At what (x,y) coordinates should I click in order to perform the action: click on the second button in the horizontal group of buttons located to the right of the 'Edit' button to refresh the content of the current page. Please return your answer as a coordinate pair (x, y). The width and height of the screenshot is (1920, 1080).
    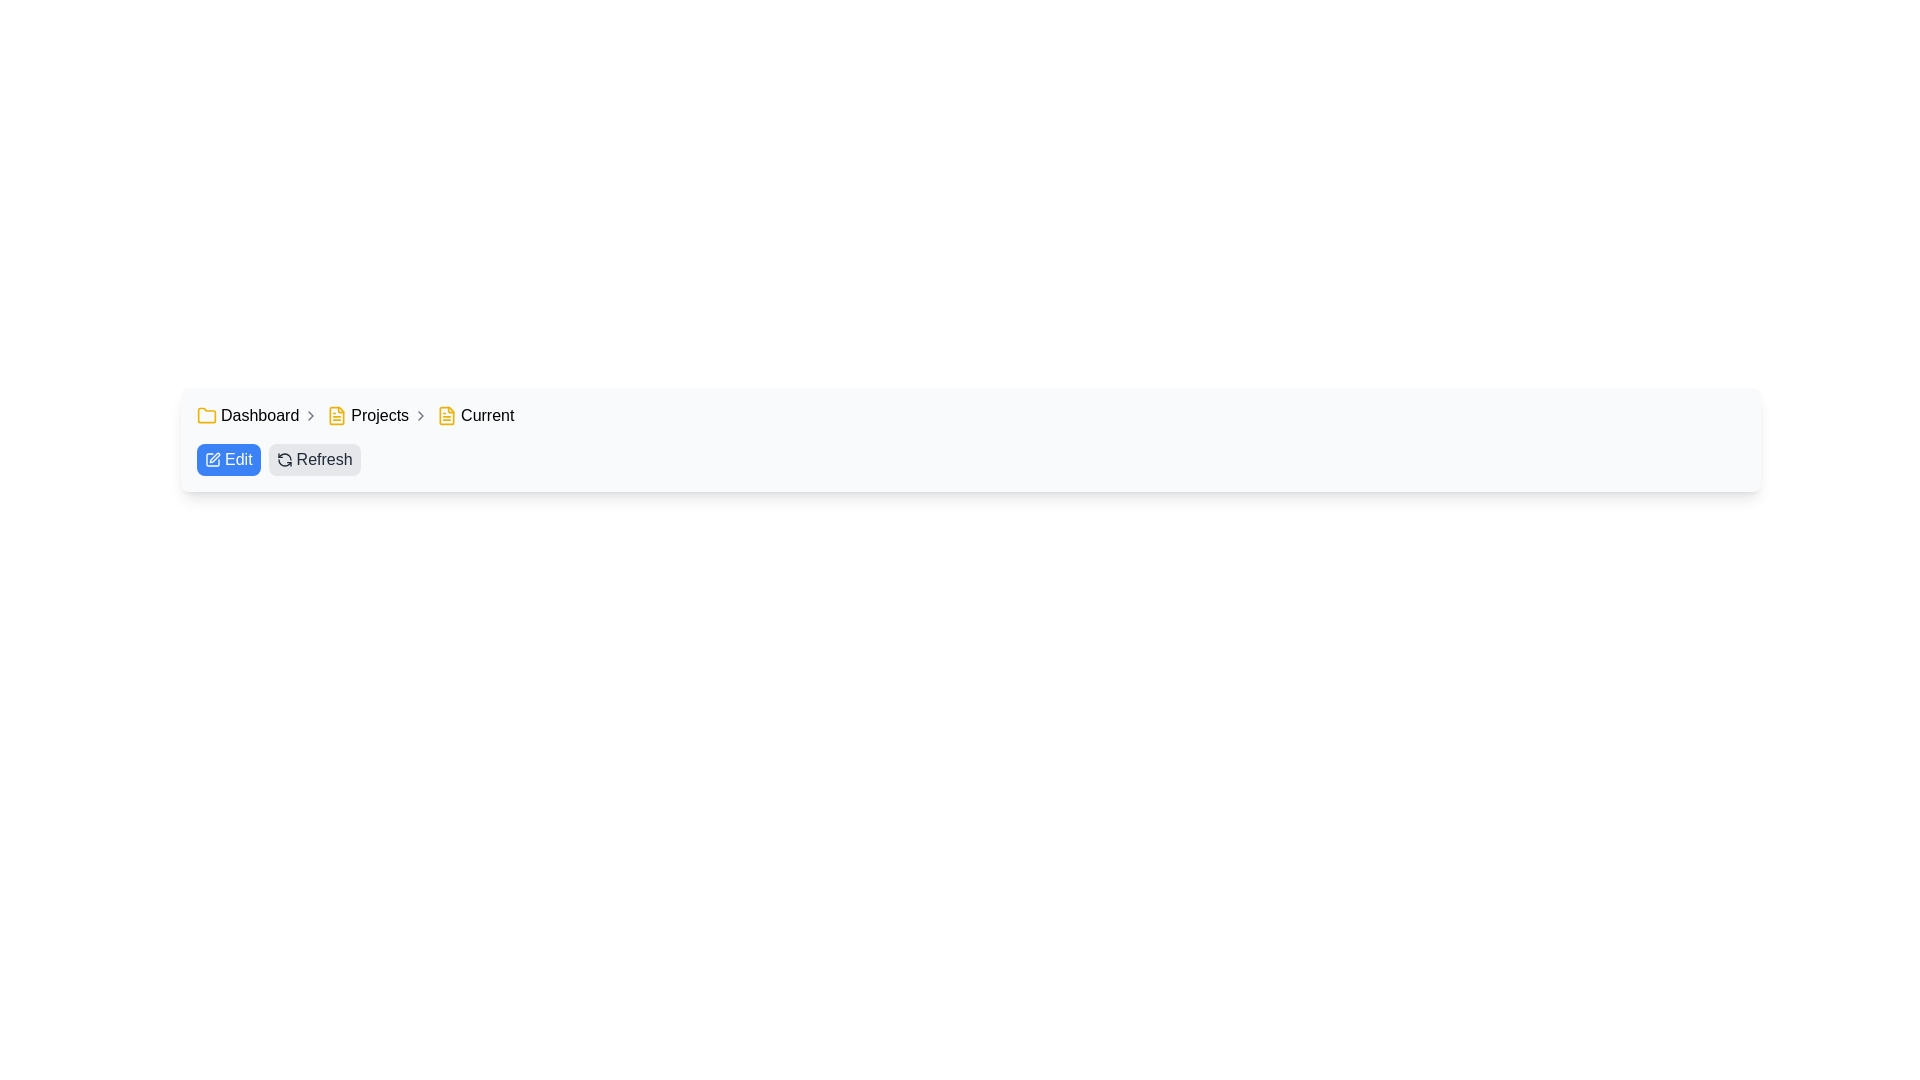
    Looking at the image, I should click on (313, 459).